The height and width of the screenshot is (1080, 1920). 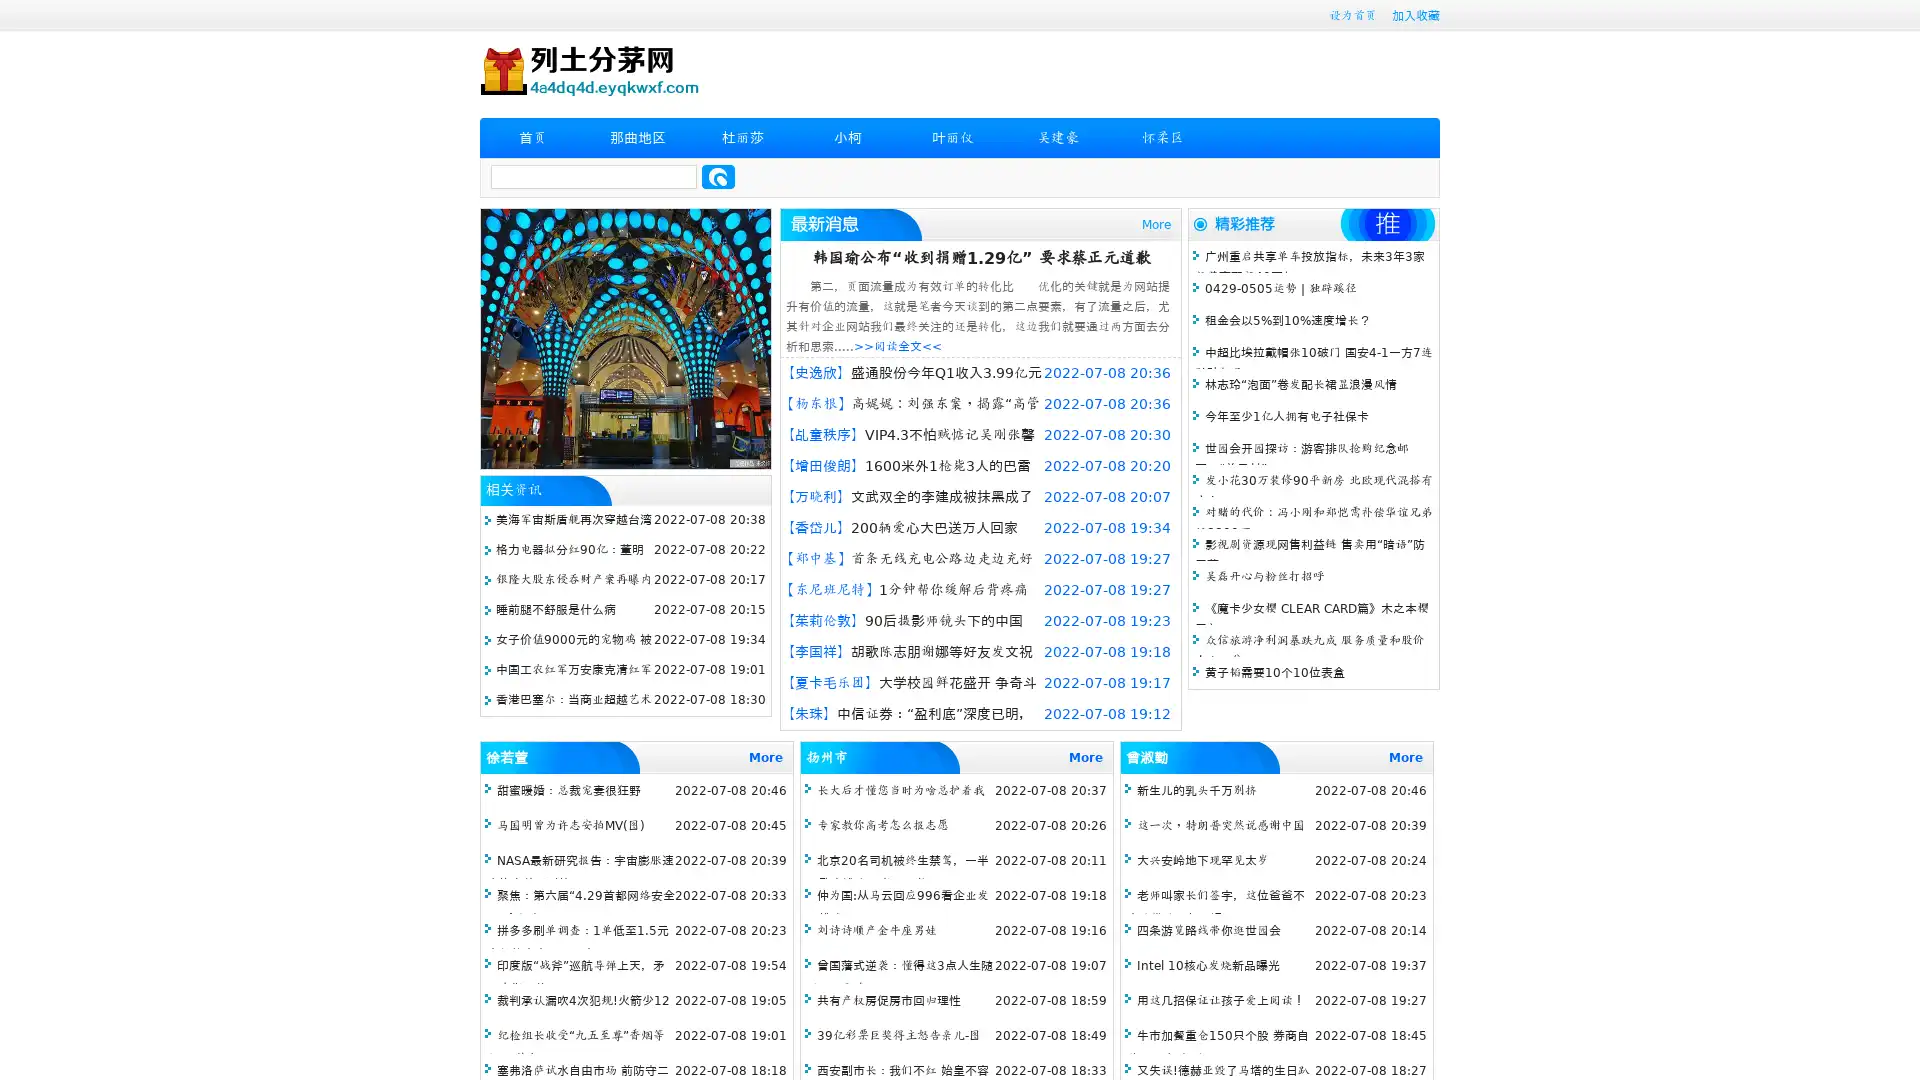 I want to click on Search, so click(x=718, y=176).